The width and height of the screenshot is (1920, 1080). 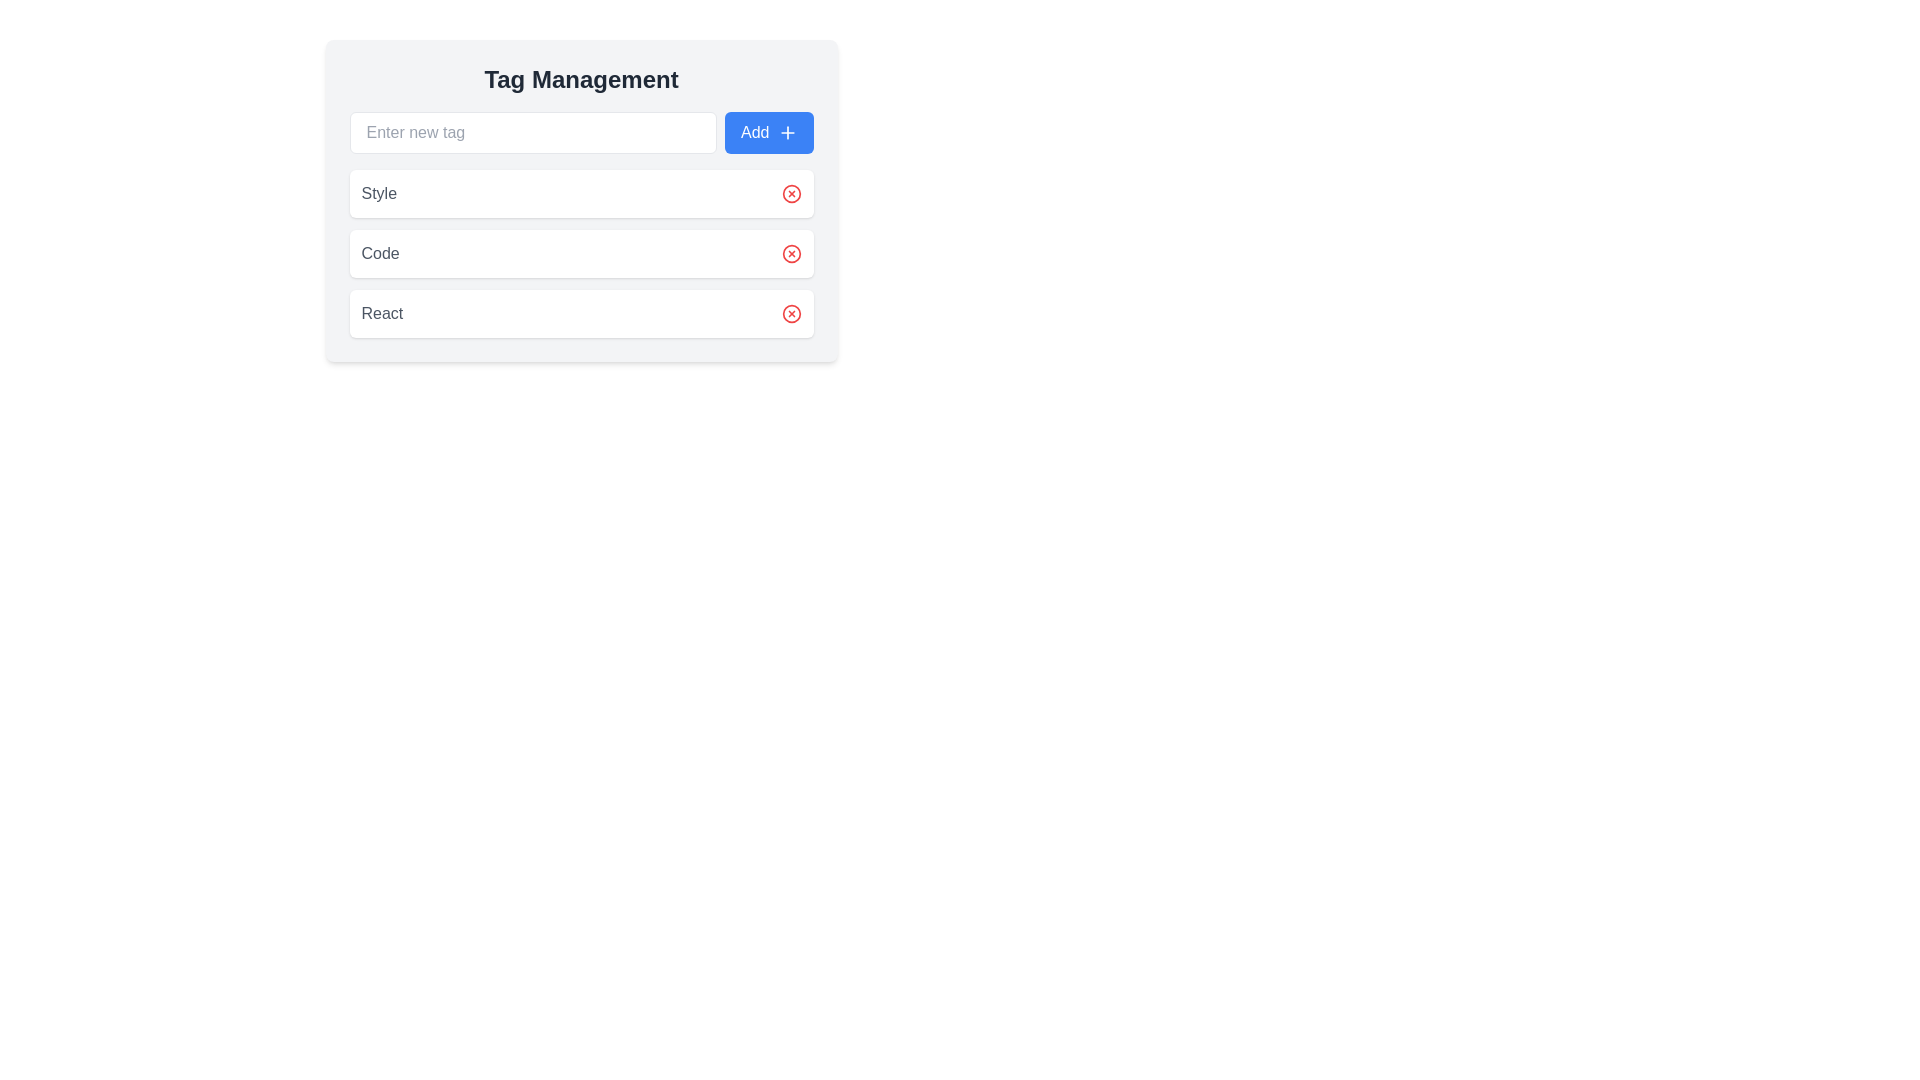 I want to click on the delete button located at the far right end of the row displaying the label 'Code', so click(x=790, y=253).